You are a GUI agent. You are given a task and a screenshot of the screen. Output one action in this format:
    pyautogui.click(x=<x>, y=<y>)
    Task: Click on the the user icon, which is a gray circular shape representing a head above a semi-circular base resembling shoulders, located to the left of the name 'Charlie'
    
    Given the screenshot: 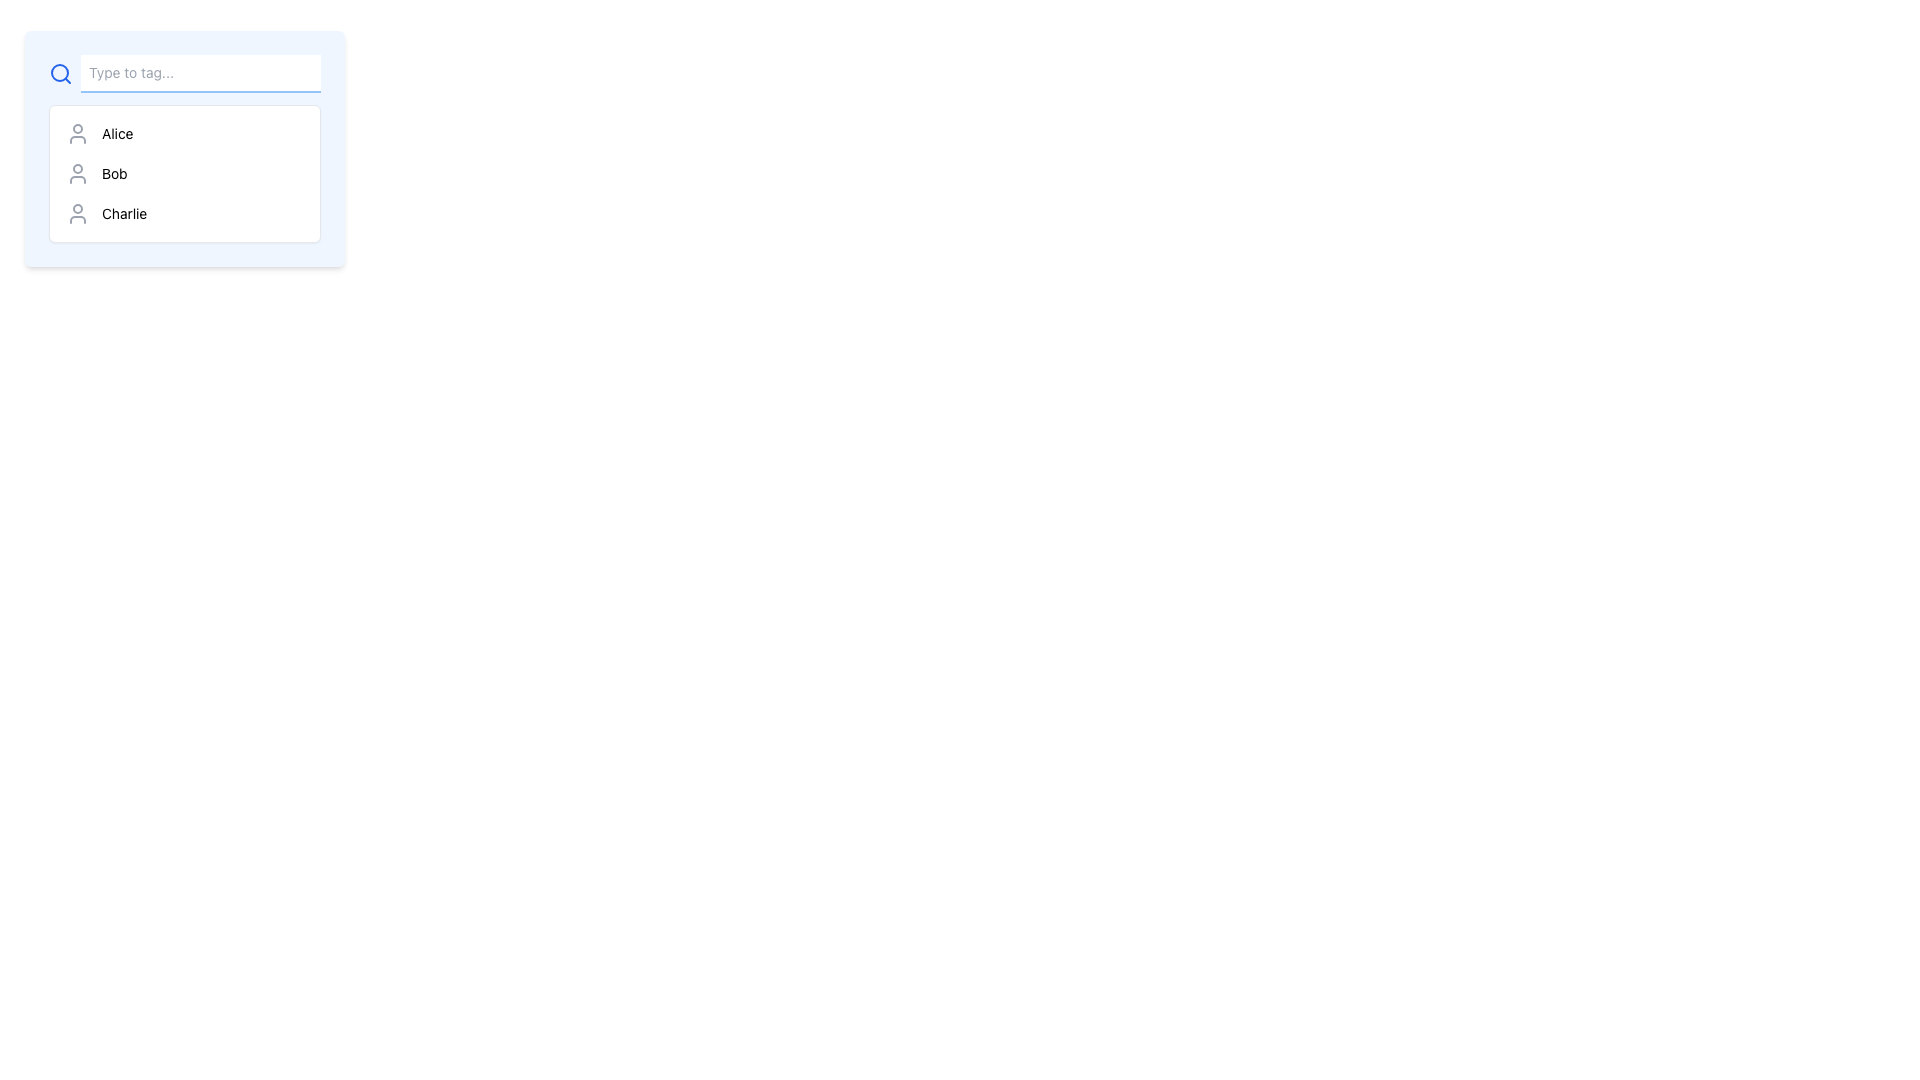 What is the action you would take?
    pyautogui.click(x=77, y=213)
    